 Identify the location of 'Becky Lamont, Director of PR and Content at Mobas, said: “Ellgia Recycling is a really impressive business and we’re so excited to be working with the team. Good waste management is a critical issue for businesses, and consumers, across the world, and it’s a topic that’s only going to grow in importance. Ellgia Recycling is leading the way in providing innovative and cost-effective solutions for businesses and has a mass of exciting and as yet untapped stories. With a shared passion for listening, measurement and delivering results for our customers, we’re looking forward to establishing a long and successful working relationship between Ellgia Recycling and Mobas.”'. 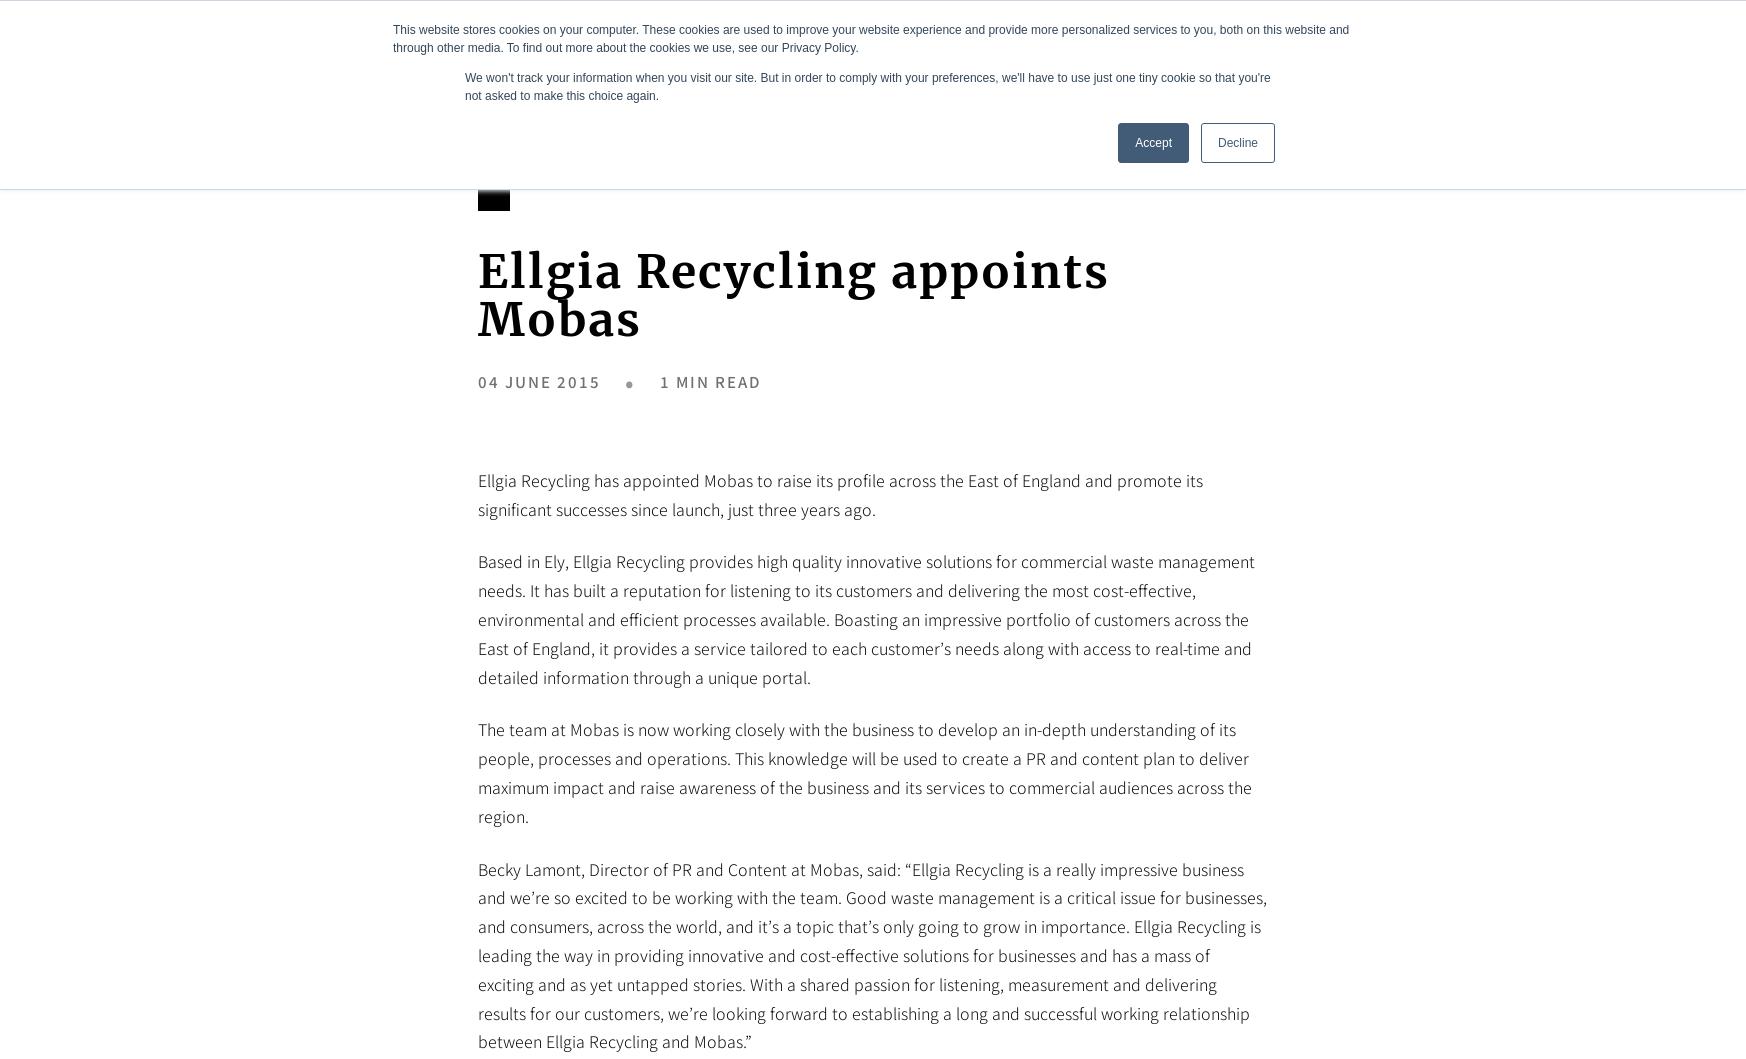
(872, 953).